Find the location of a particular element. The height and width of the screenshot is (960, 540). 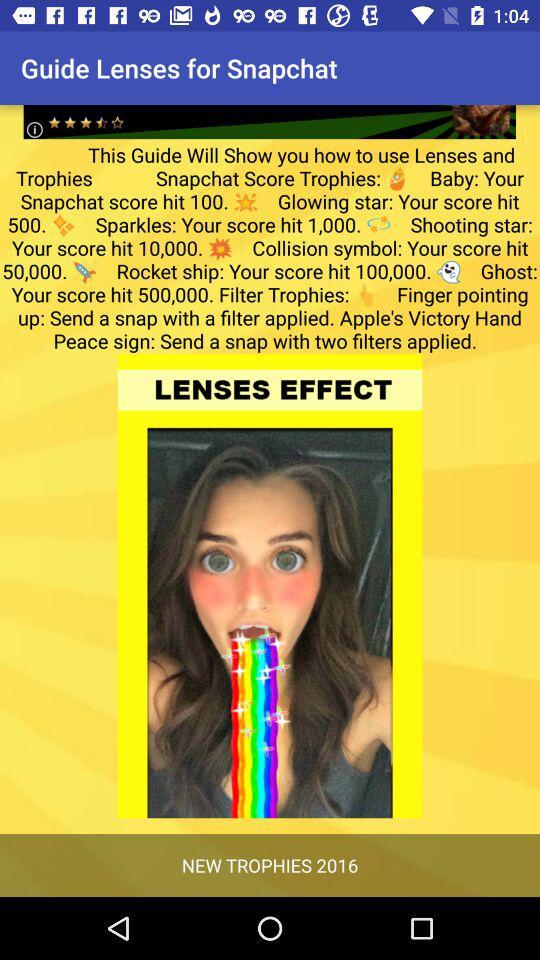

advertisement is located at coordinates (269, 106).